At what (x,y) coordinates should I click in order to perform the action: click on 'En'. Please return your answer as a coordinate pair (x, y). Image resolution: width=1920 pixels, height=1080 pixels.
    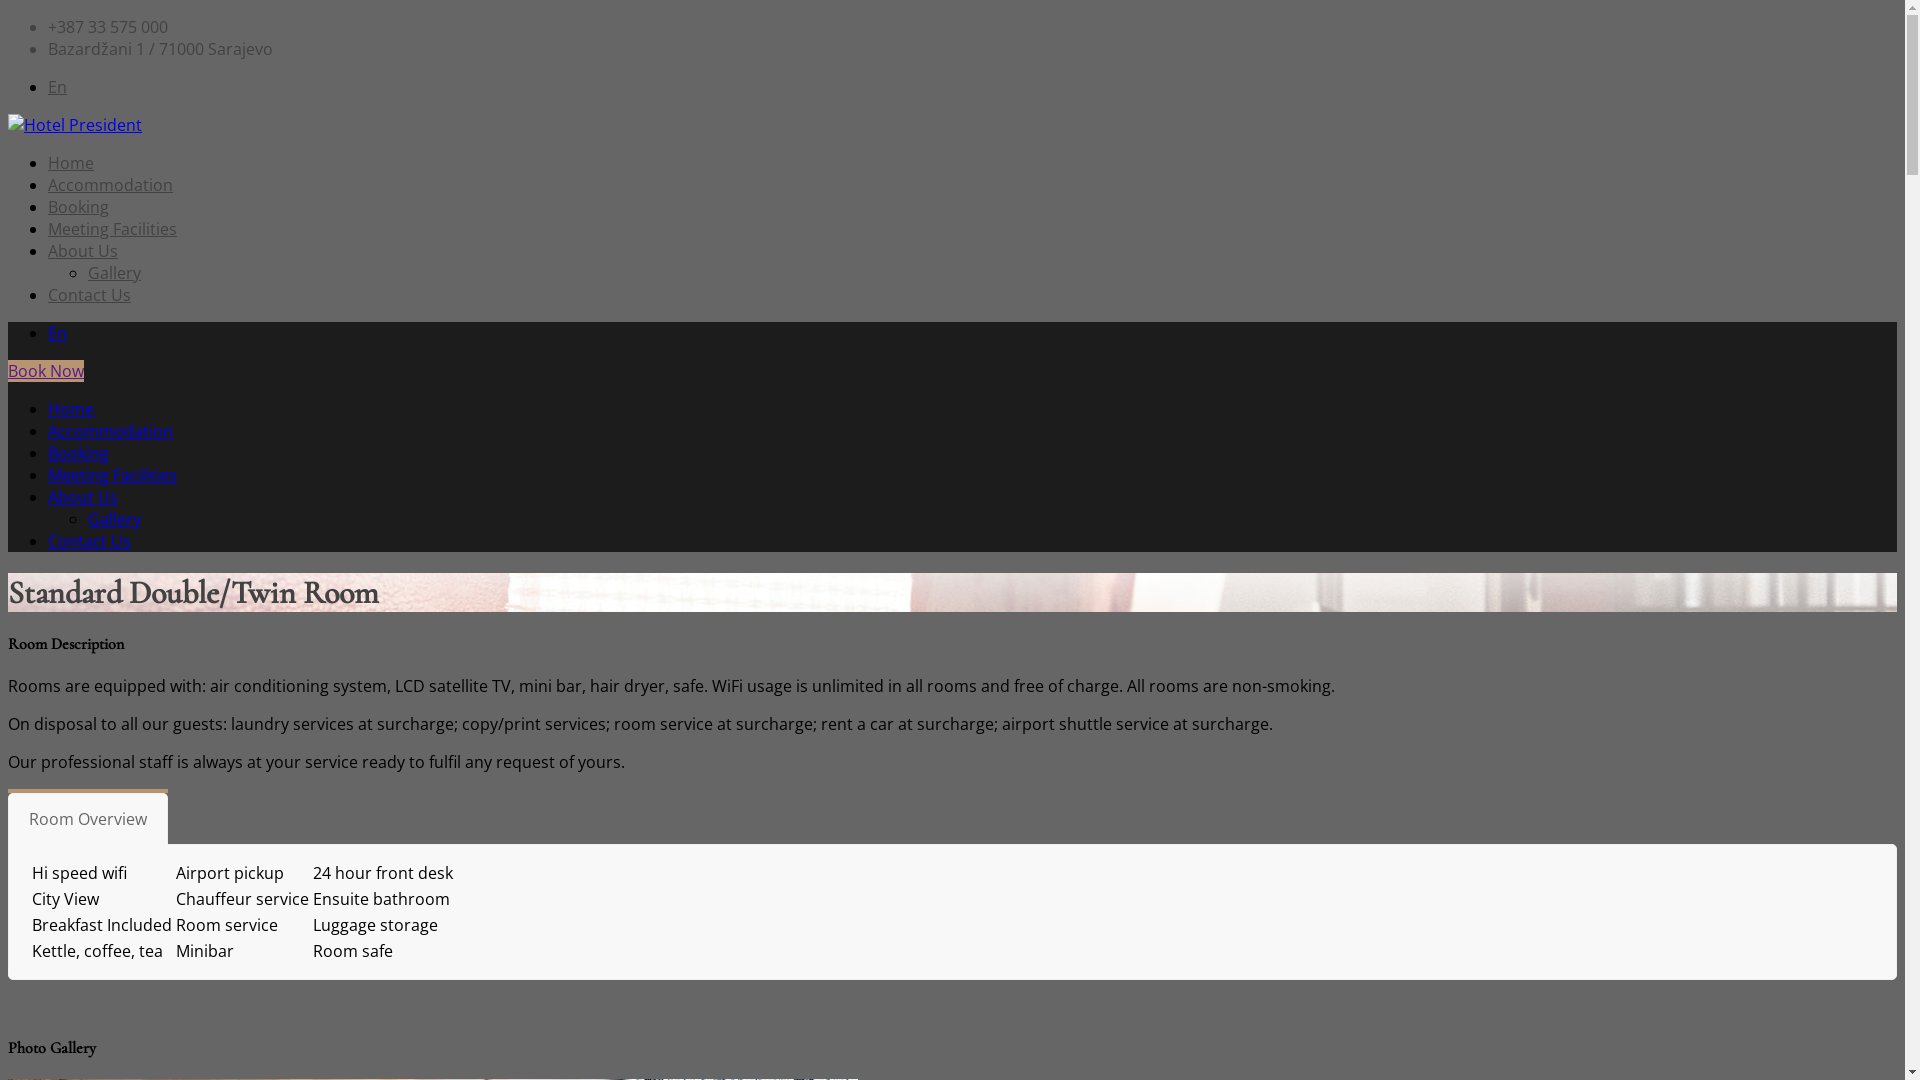
    Looking at the image, I should click on (48, 86).